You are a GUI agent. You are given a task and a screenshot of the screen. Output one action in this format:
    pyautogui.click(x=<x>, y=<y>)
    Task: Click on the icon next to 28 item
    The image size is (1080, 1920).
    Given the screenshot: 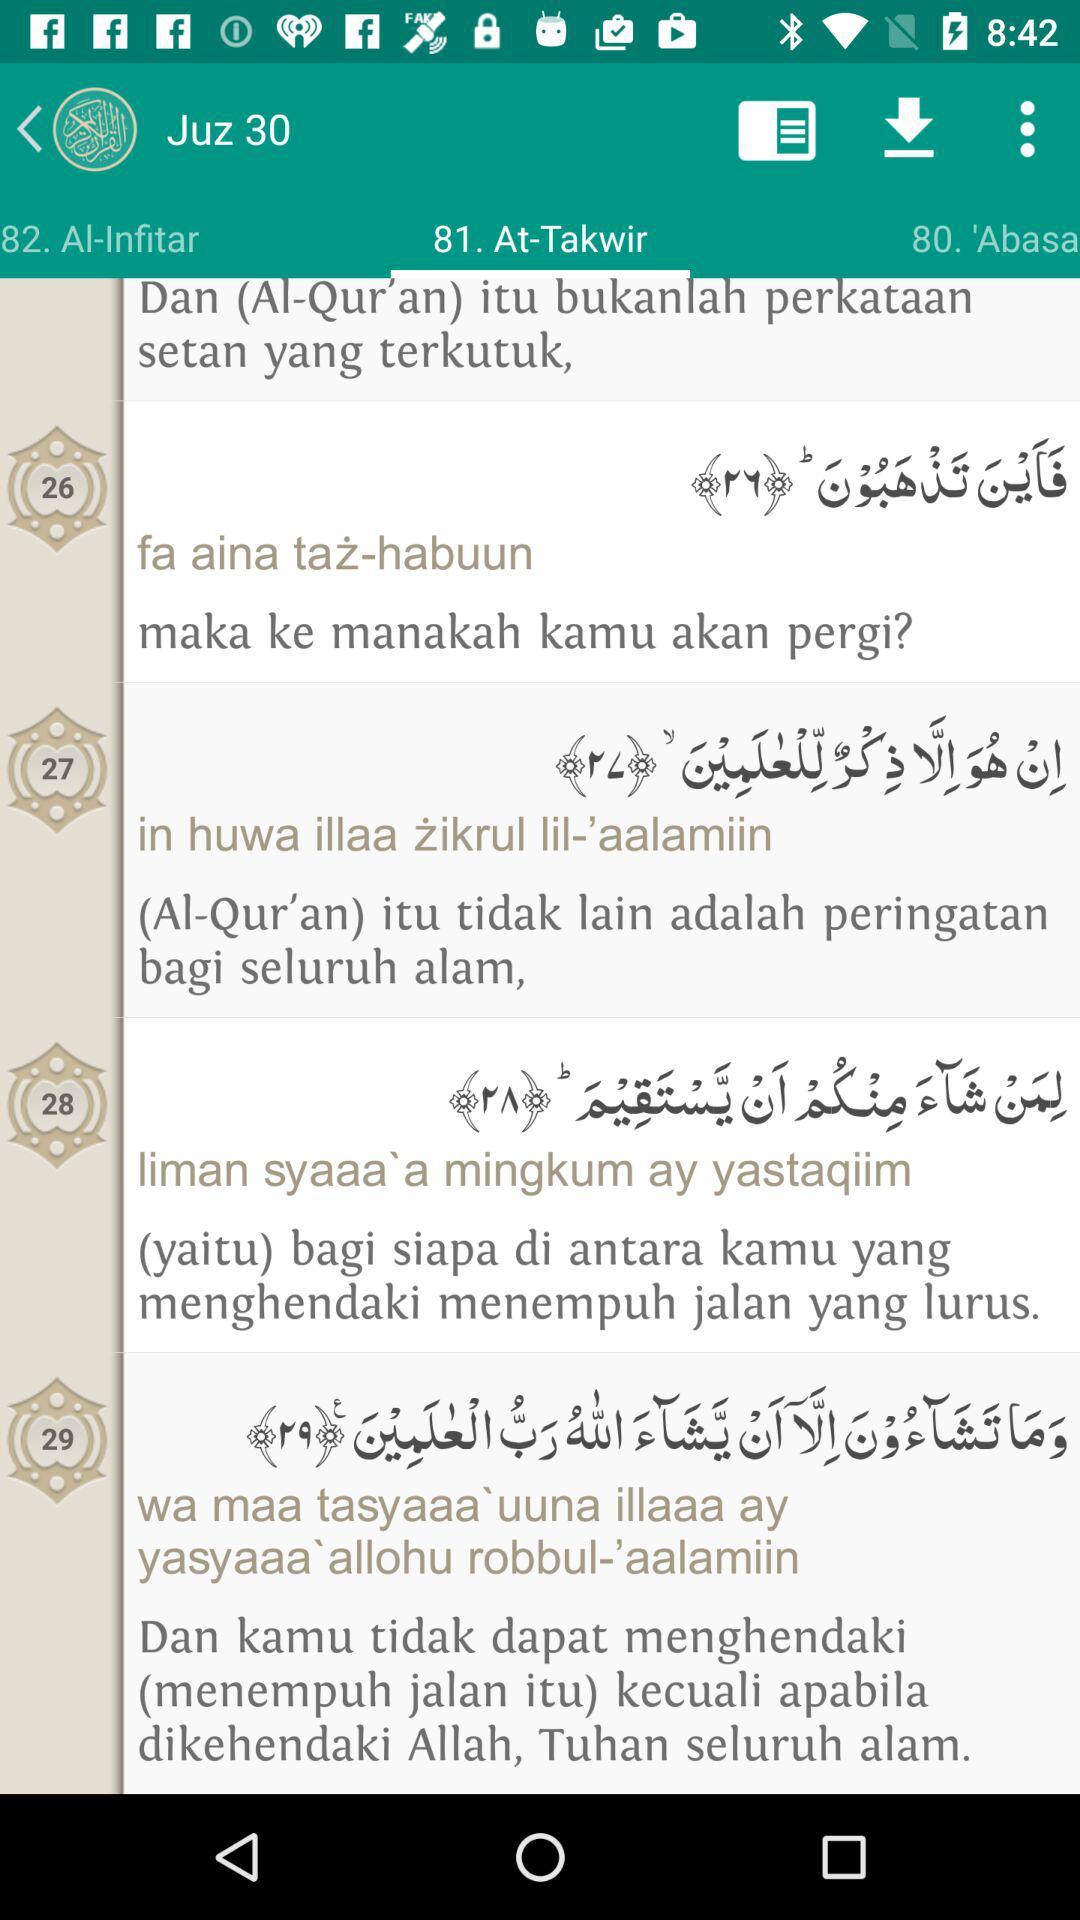 What is the action you would take?
    pyautogui.click(x=600, y=1089)
    